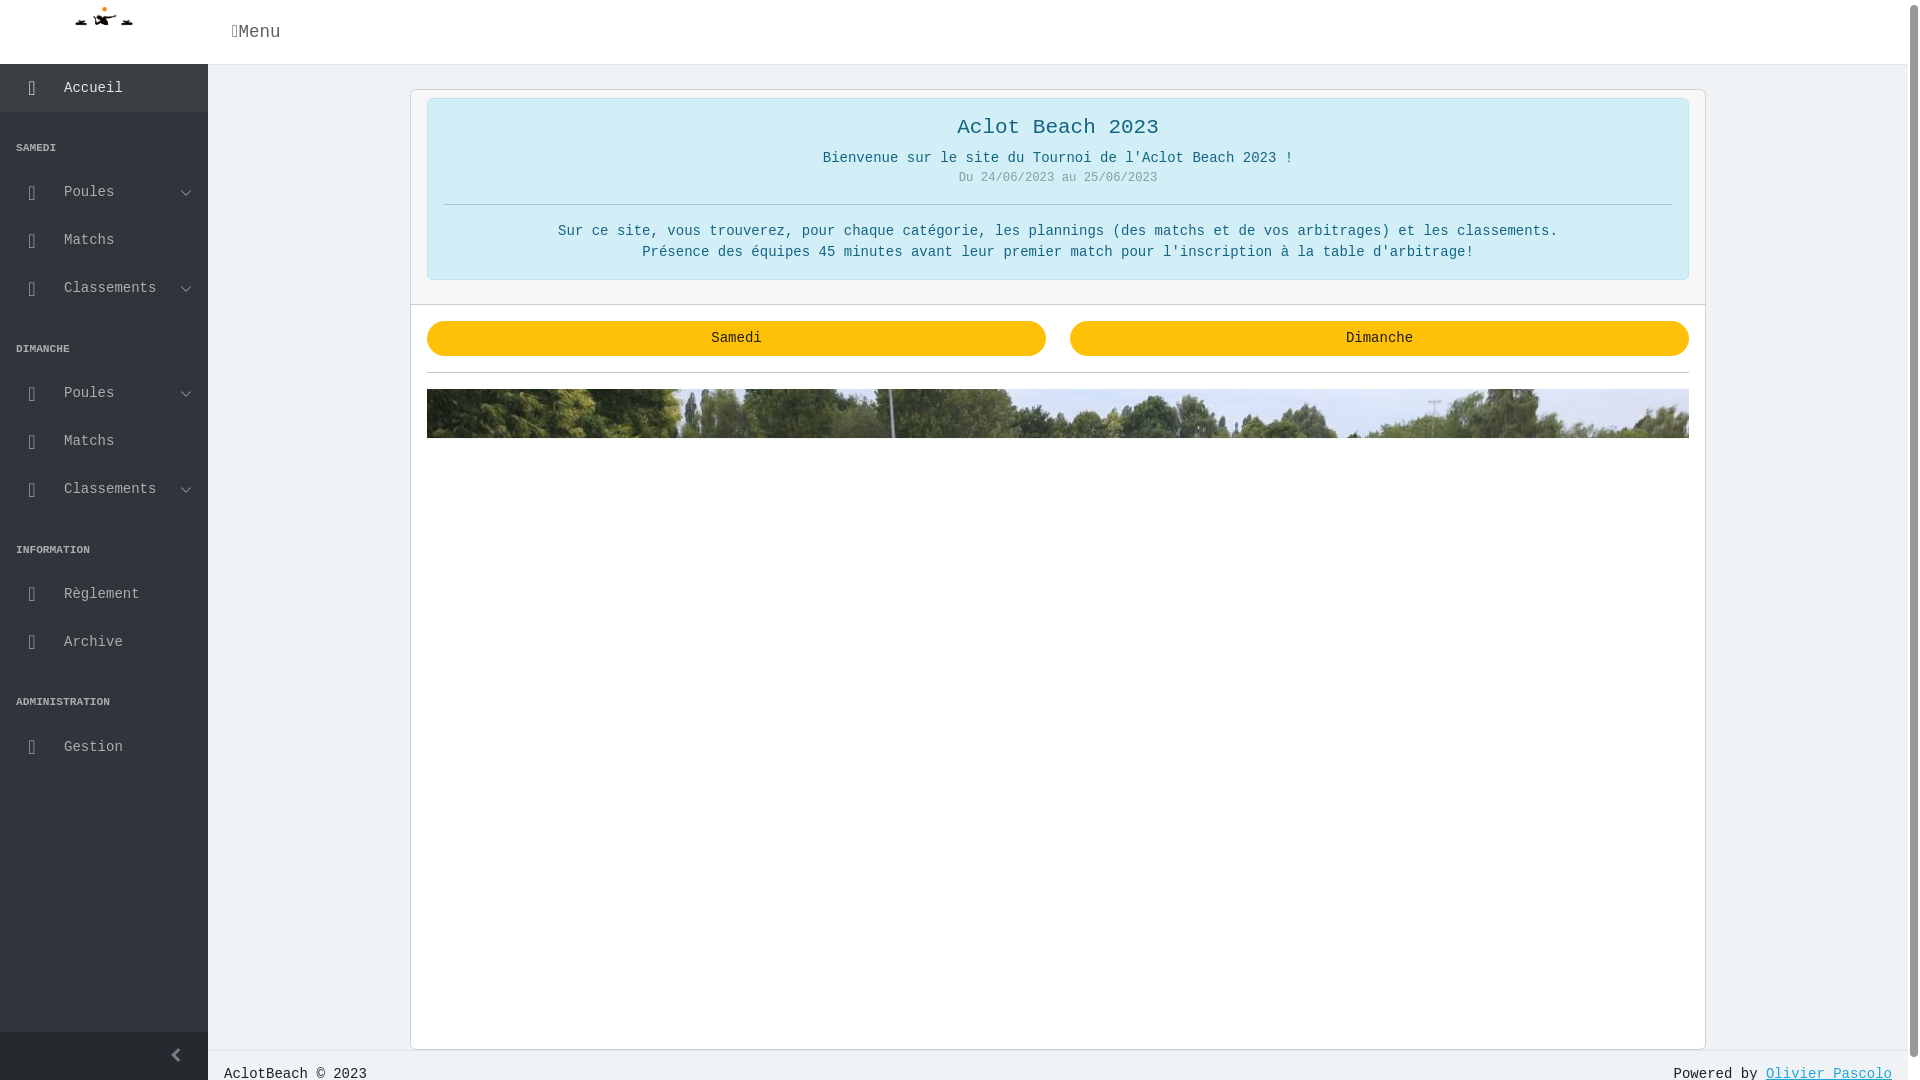 The image size is (1920, 1080). I want to click on 'Gestion', so click(103, 747).